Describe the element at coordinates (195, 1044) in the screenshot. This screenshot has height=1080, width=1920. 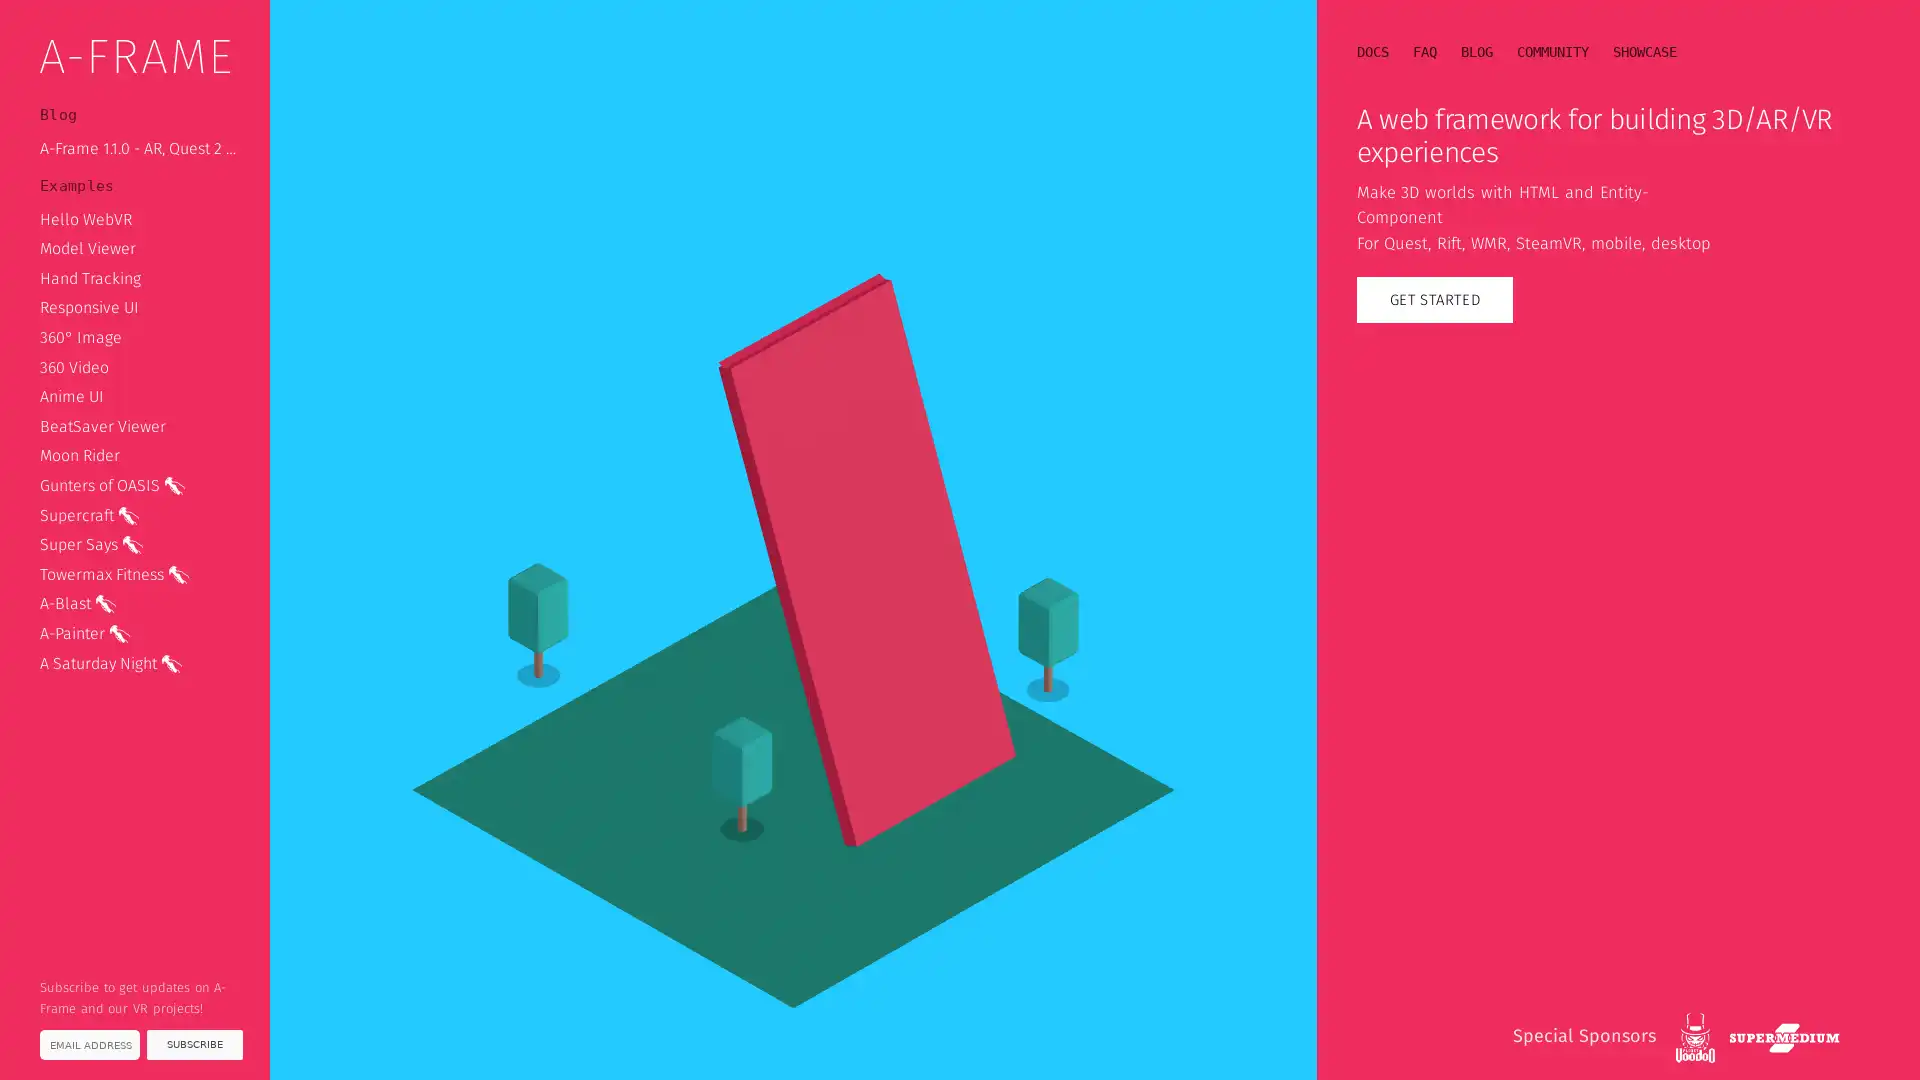
I see `SUBSCRIBE` at that location.